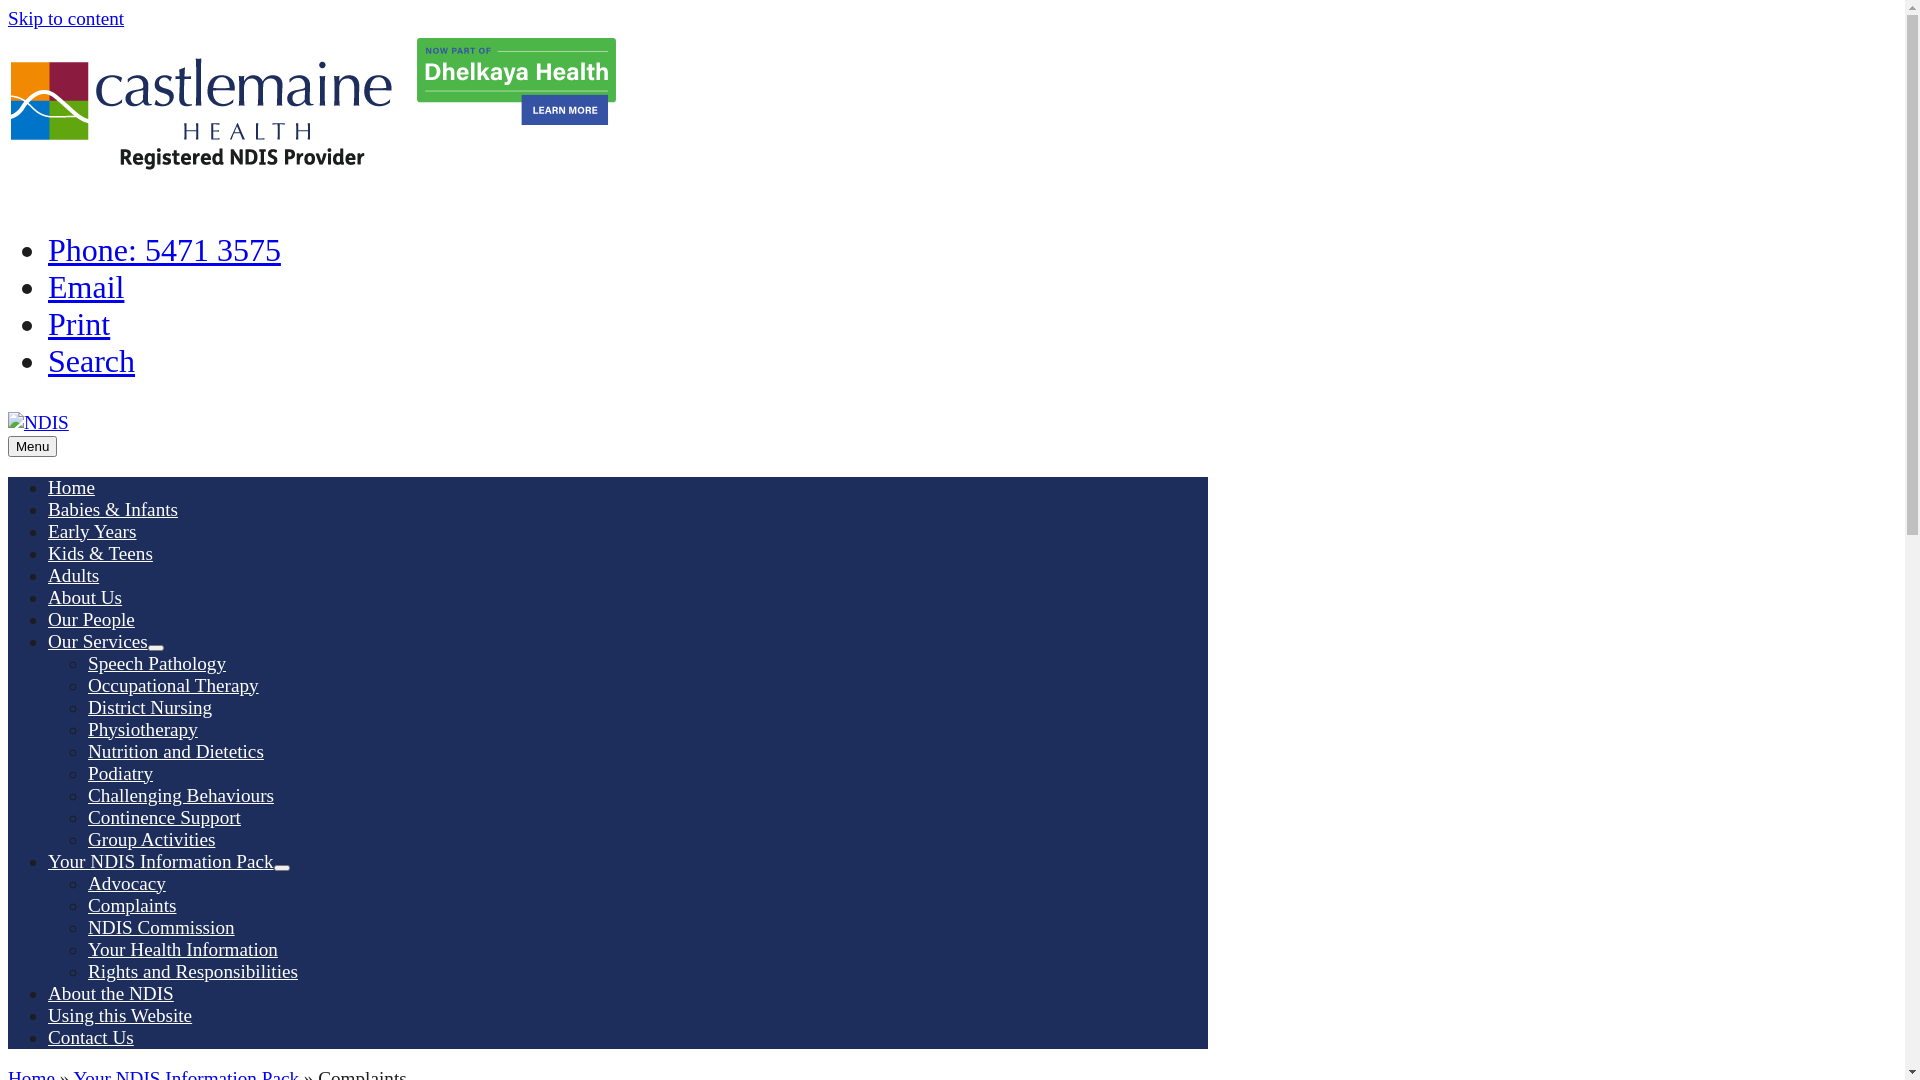 The height and width of the screenshot is (1080, 1920). Describe the element at coordinates (150, 839) in the screenshot. I see `'Group Activities'` at that location.